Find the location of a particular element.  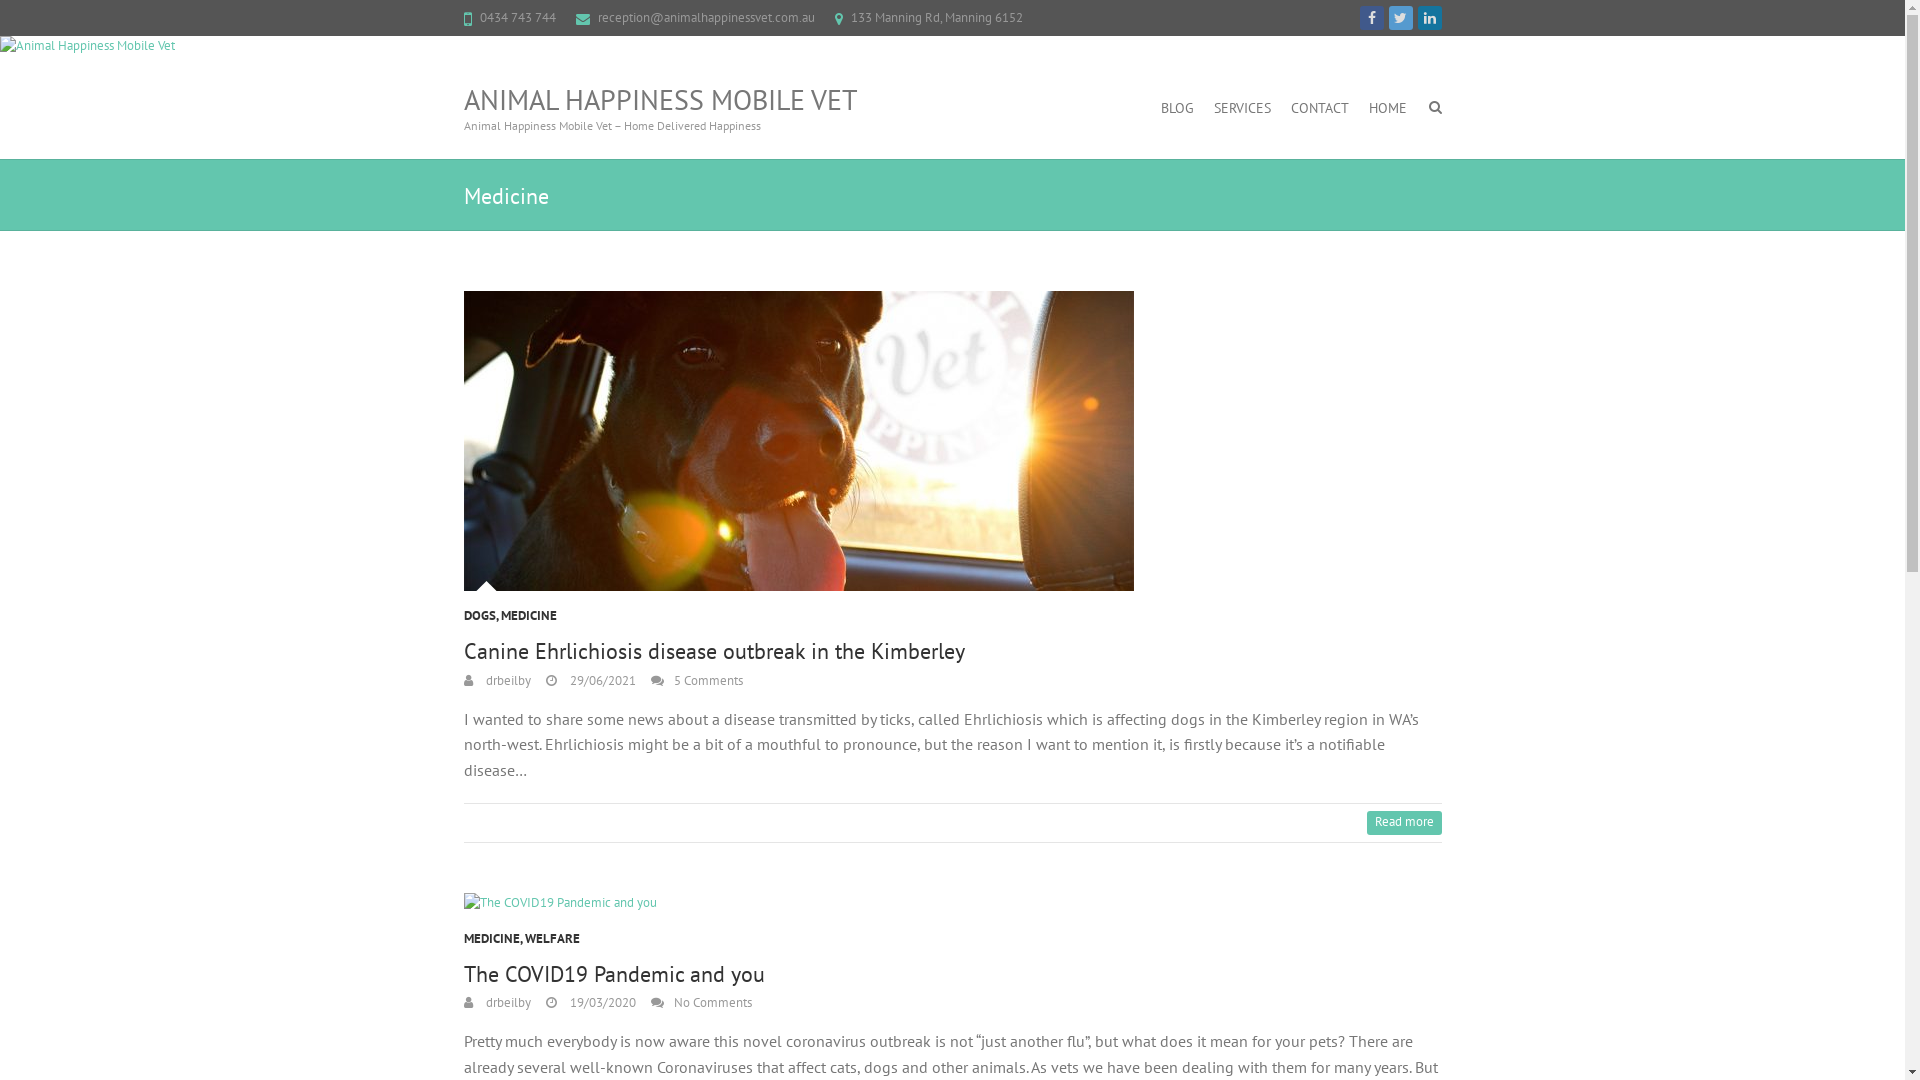

'BLOG' is located at coordinates (1176, 108).